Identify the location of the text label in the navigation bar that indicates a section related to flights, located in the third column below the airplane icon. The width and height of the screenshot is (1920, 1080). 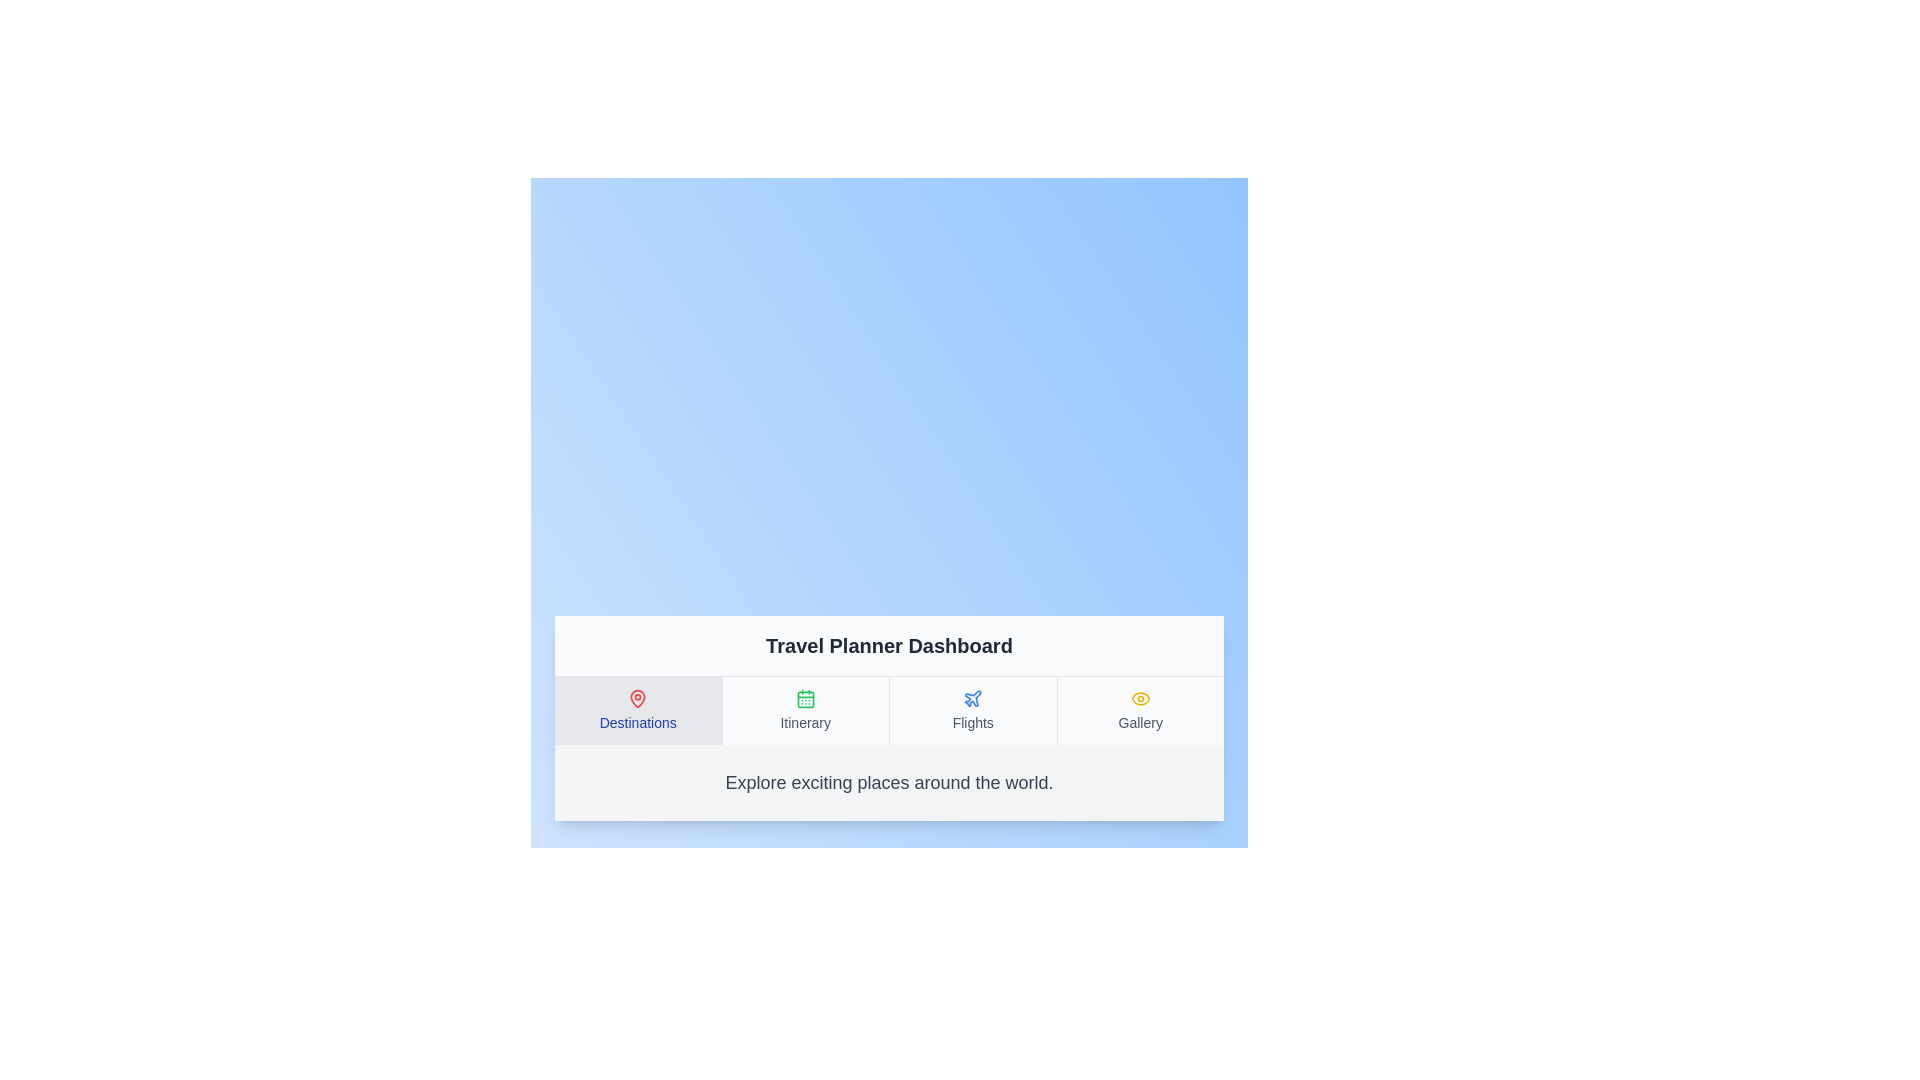
(973, 722).